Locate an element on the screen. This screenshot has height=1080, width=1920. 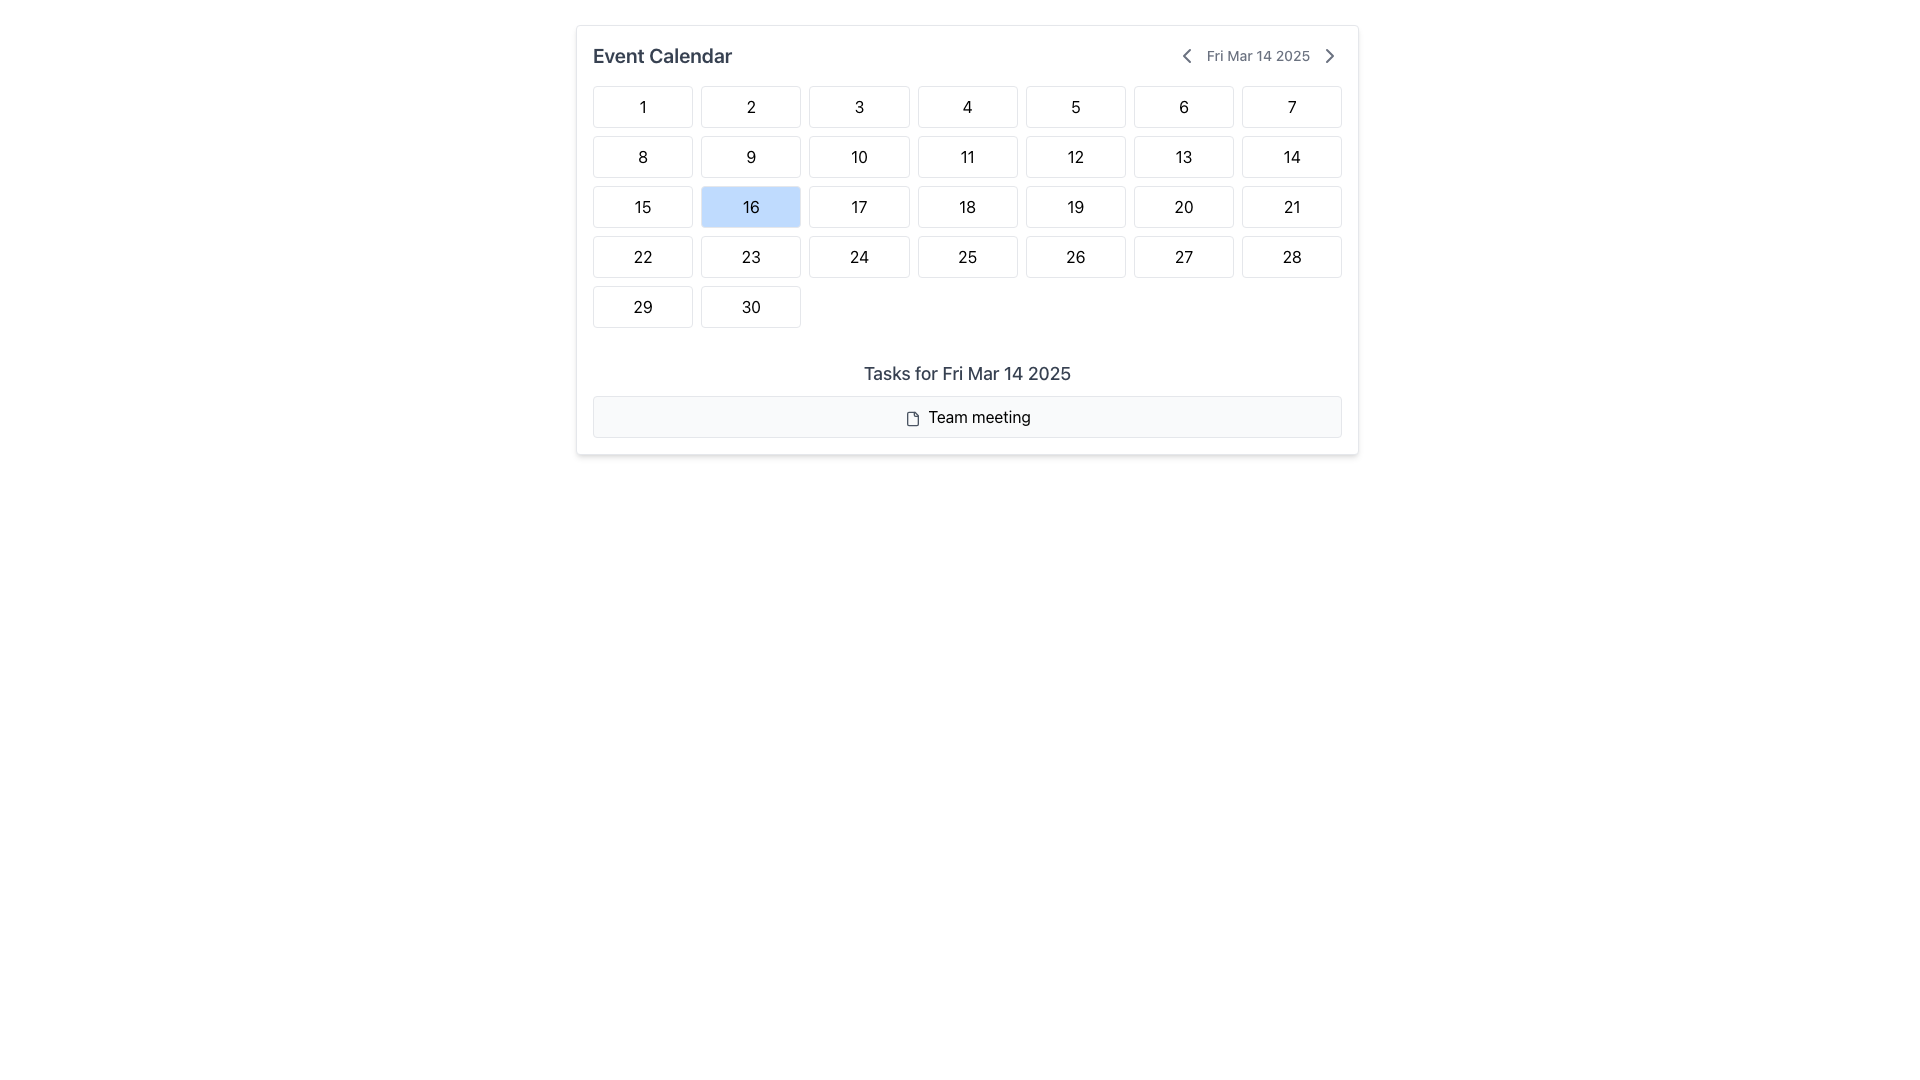
the selectable date box representing the 16th day in the calendar grid is located at coordinates (750, 207).